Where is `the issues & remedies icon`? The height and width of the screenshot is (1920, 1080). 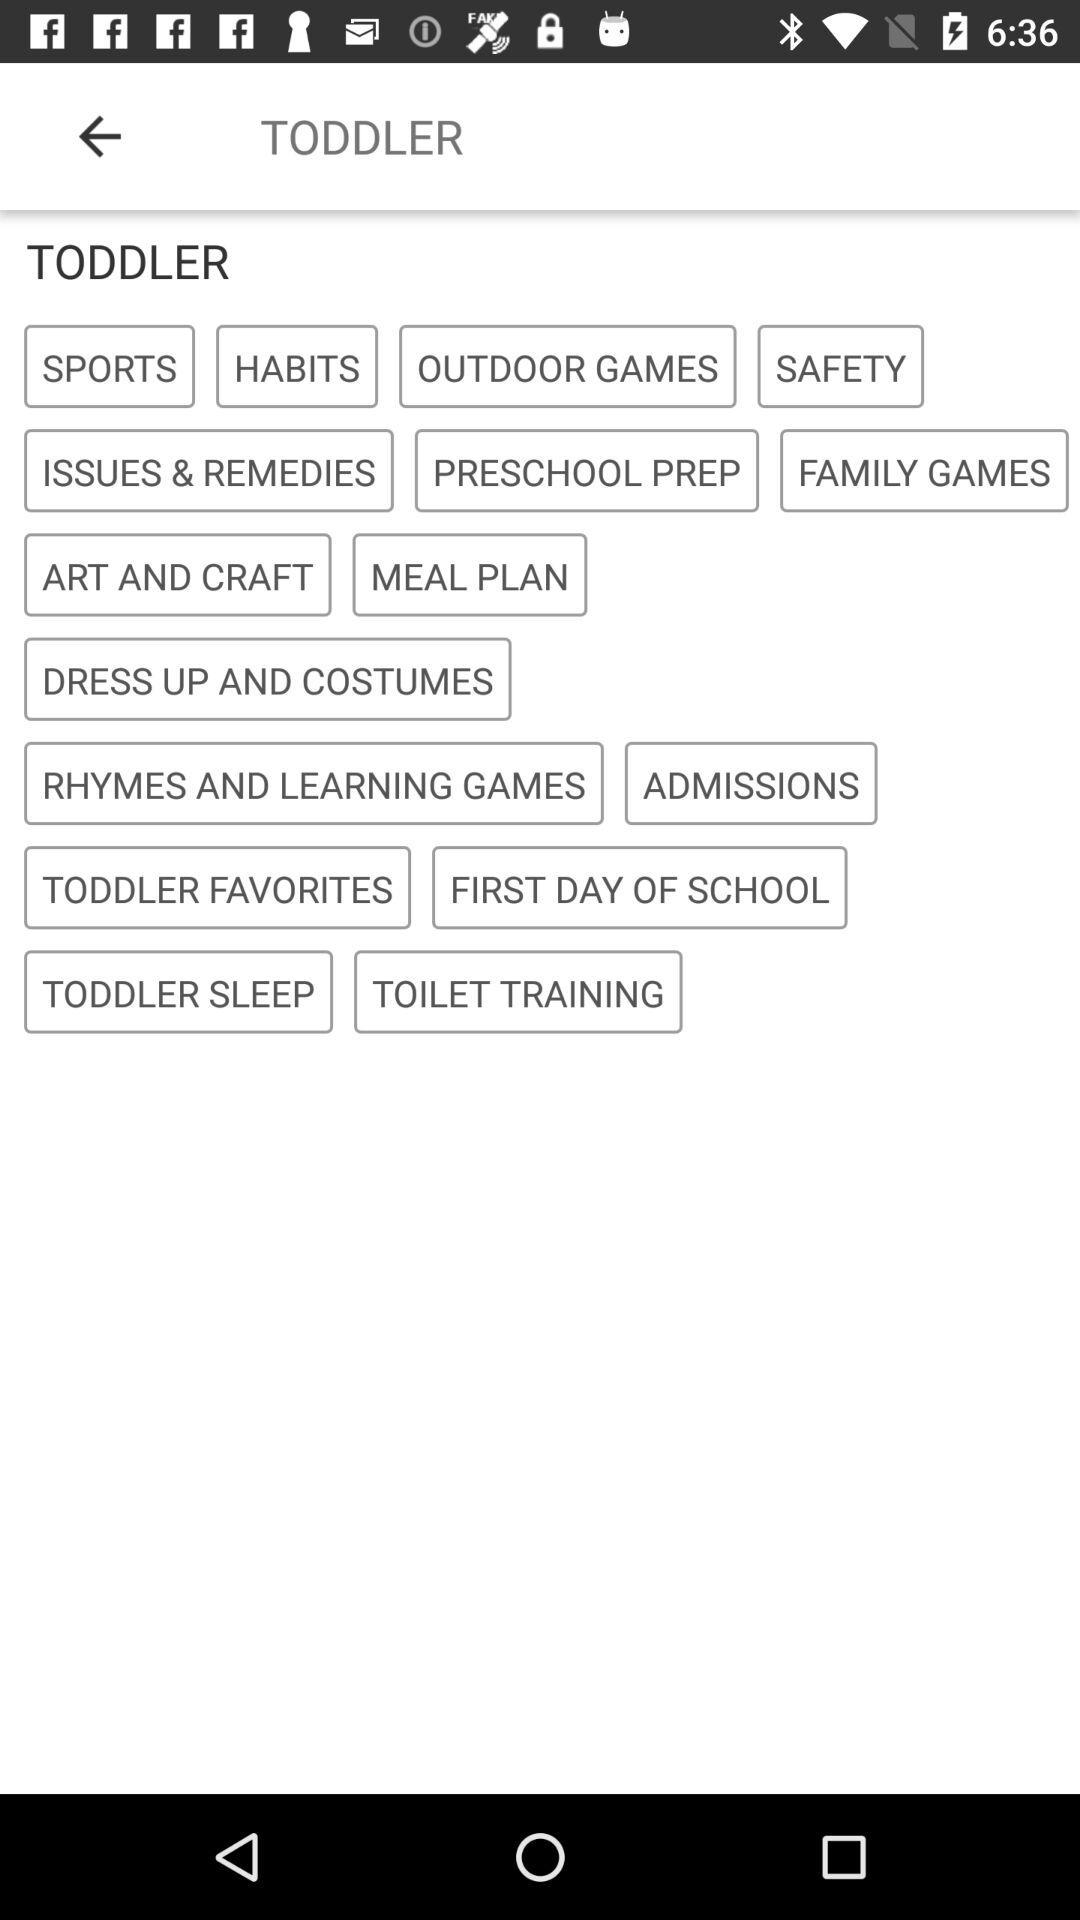 the issues & remedies icon is located at coordinates (208, 470).